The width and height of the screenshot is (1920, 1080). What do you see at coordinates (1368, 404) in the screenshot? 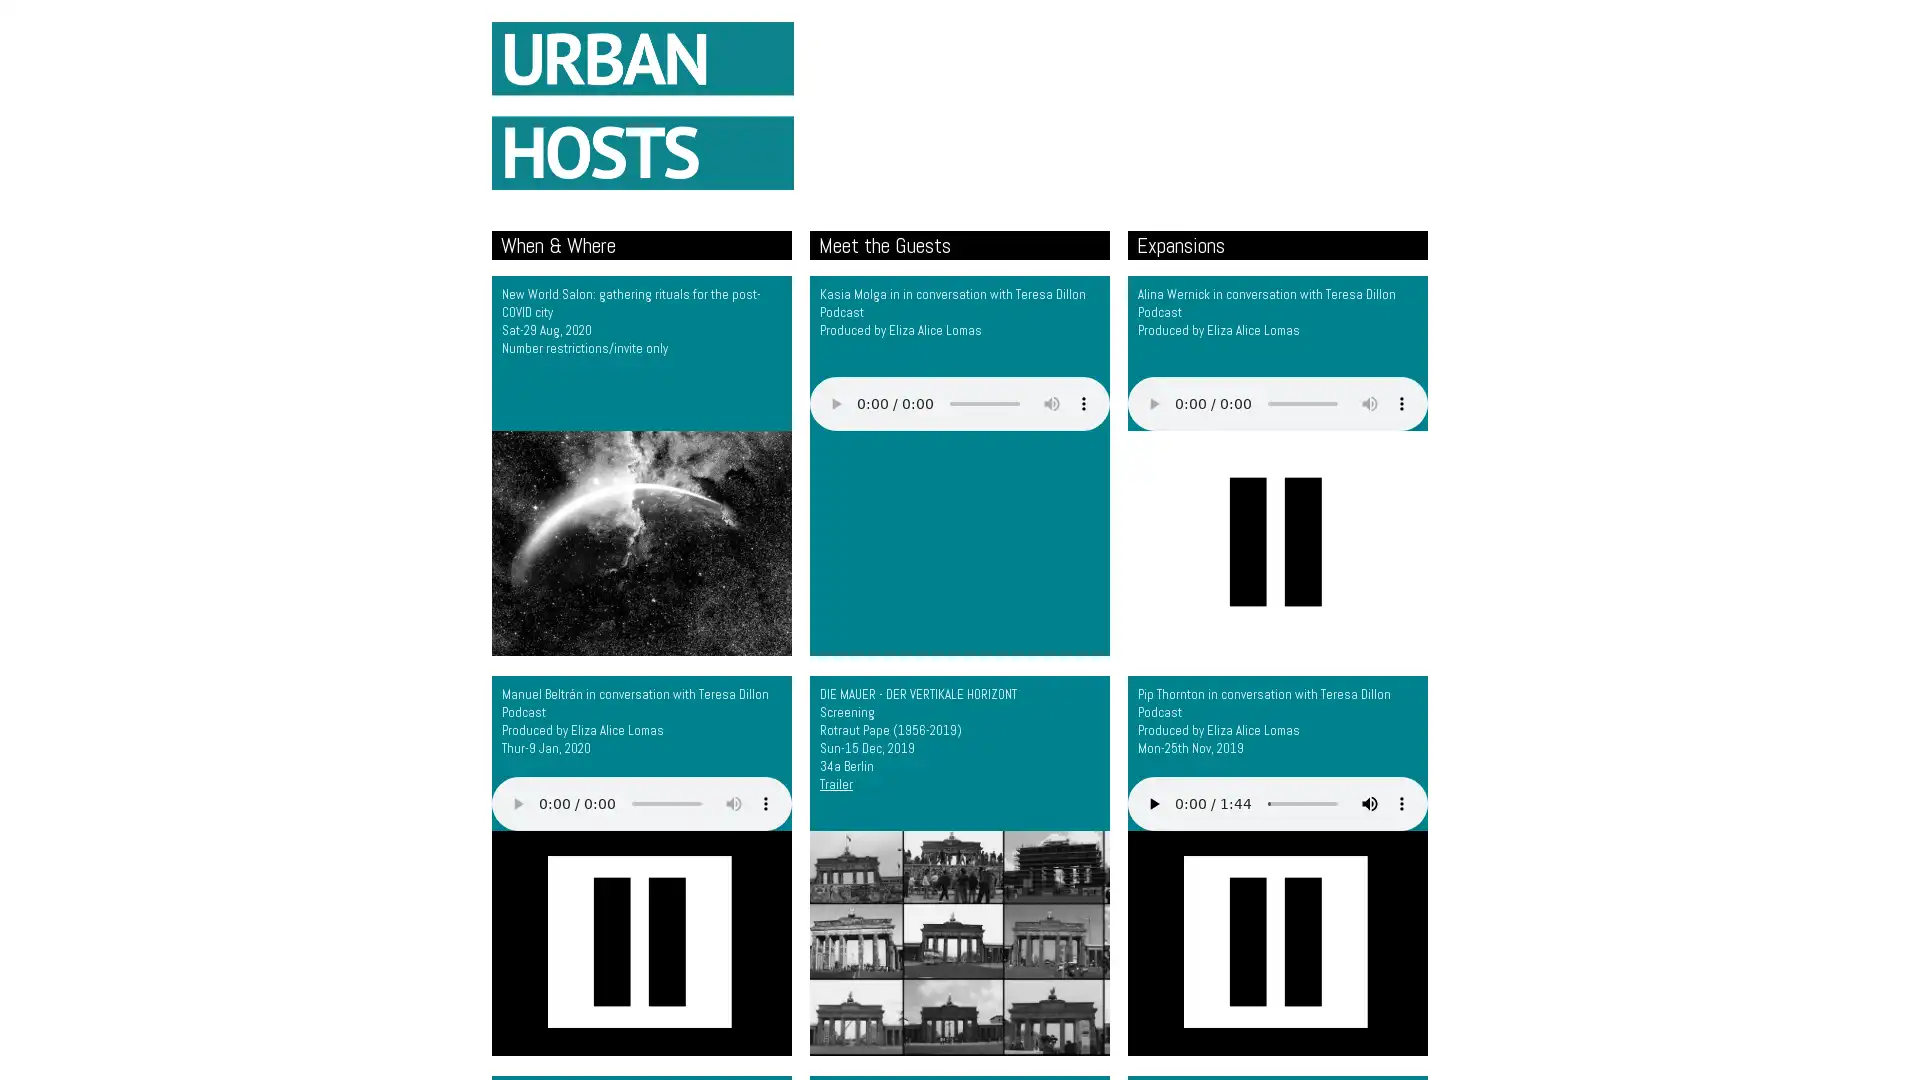
I see `mute` at bounding box center [1368, 404].